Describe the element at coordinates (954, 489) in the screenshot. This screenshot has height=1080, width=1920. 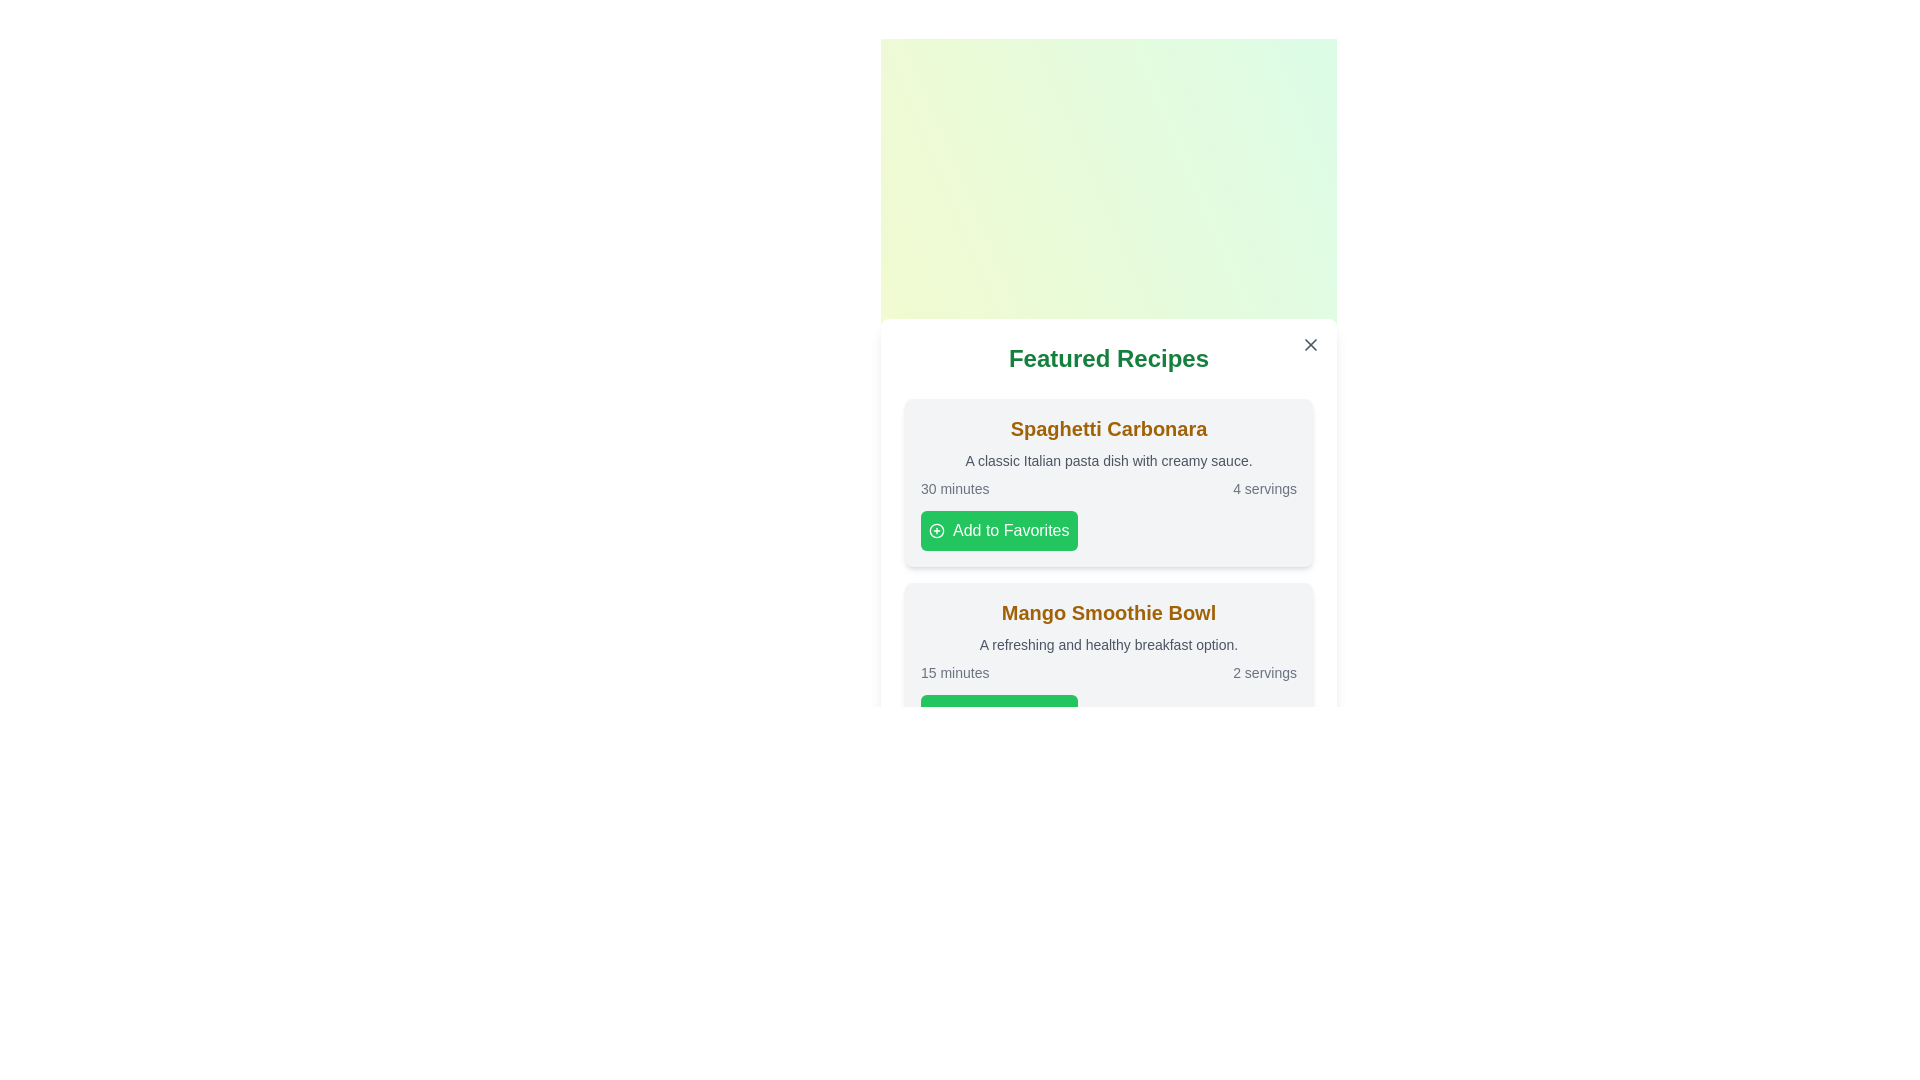
I see `text label indicating the preparation time for the recipe 'Spaghetti Carbonara', located at the bottom-left corner of the recipe card` at that location.